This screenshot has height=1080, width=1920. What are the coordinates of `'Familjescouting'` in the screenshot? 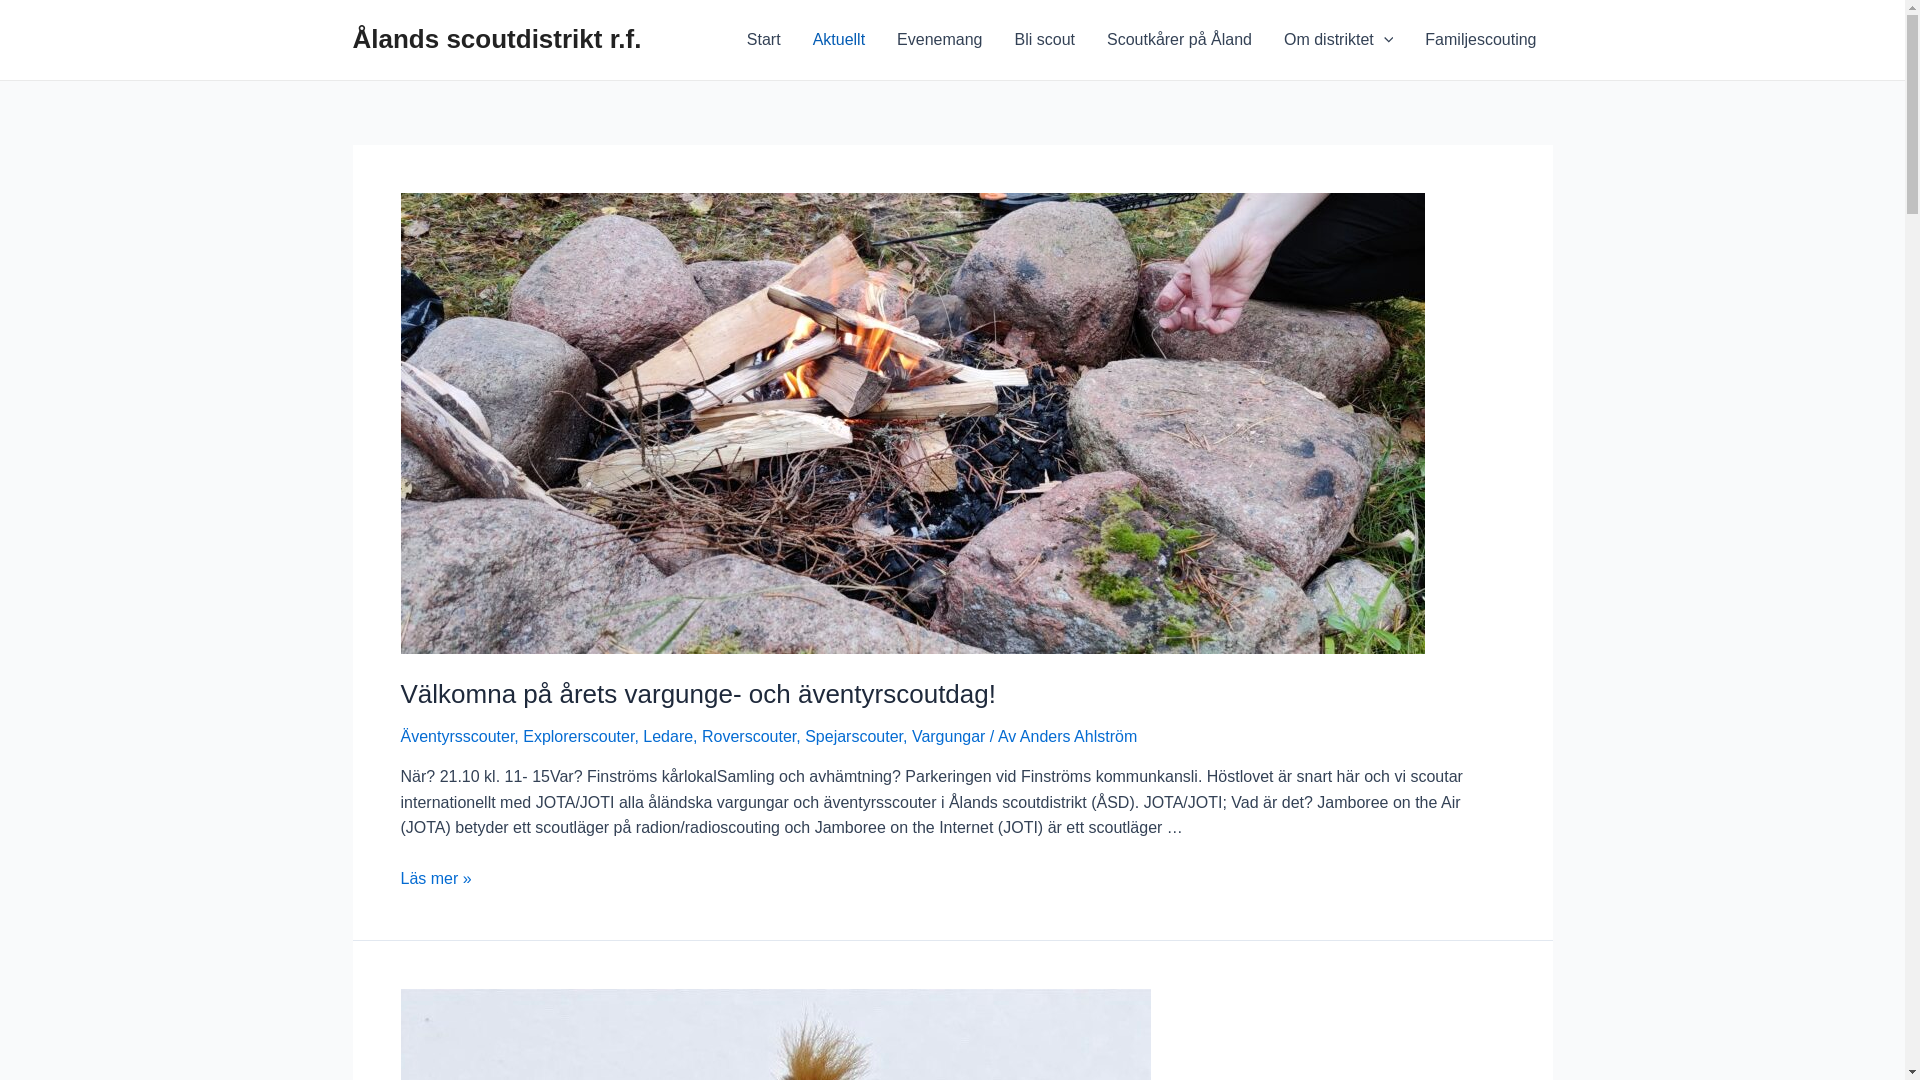 It's located at (1408, 39).